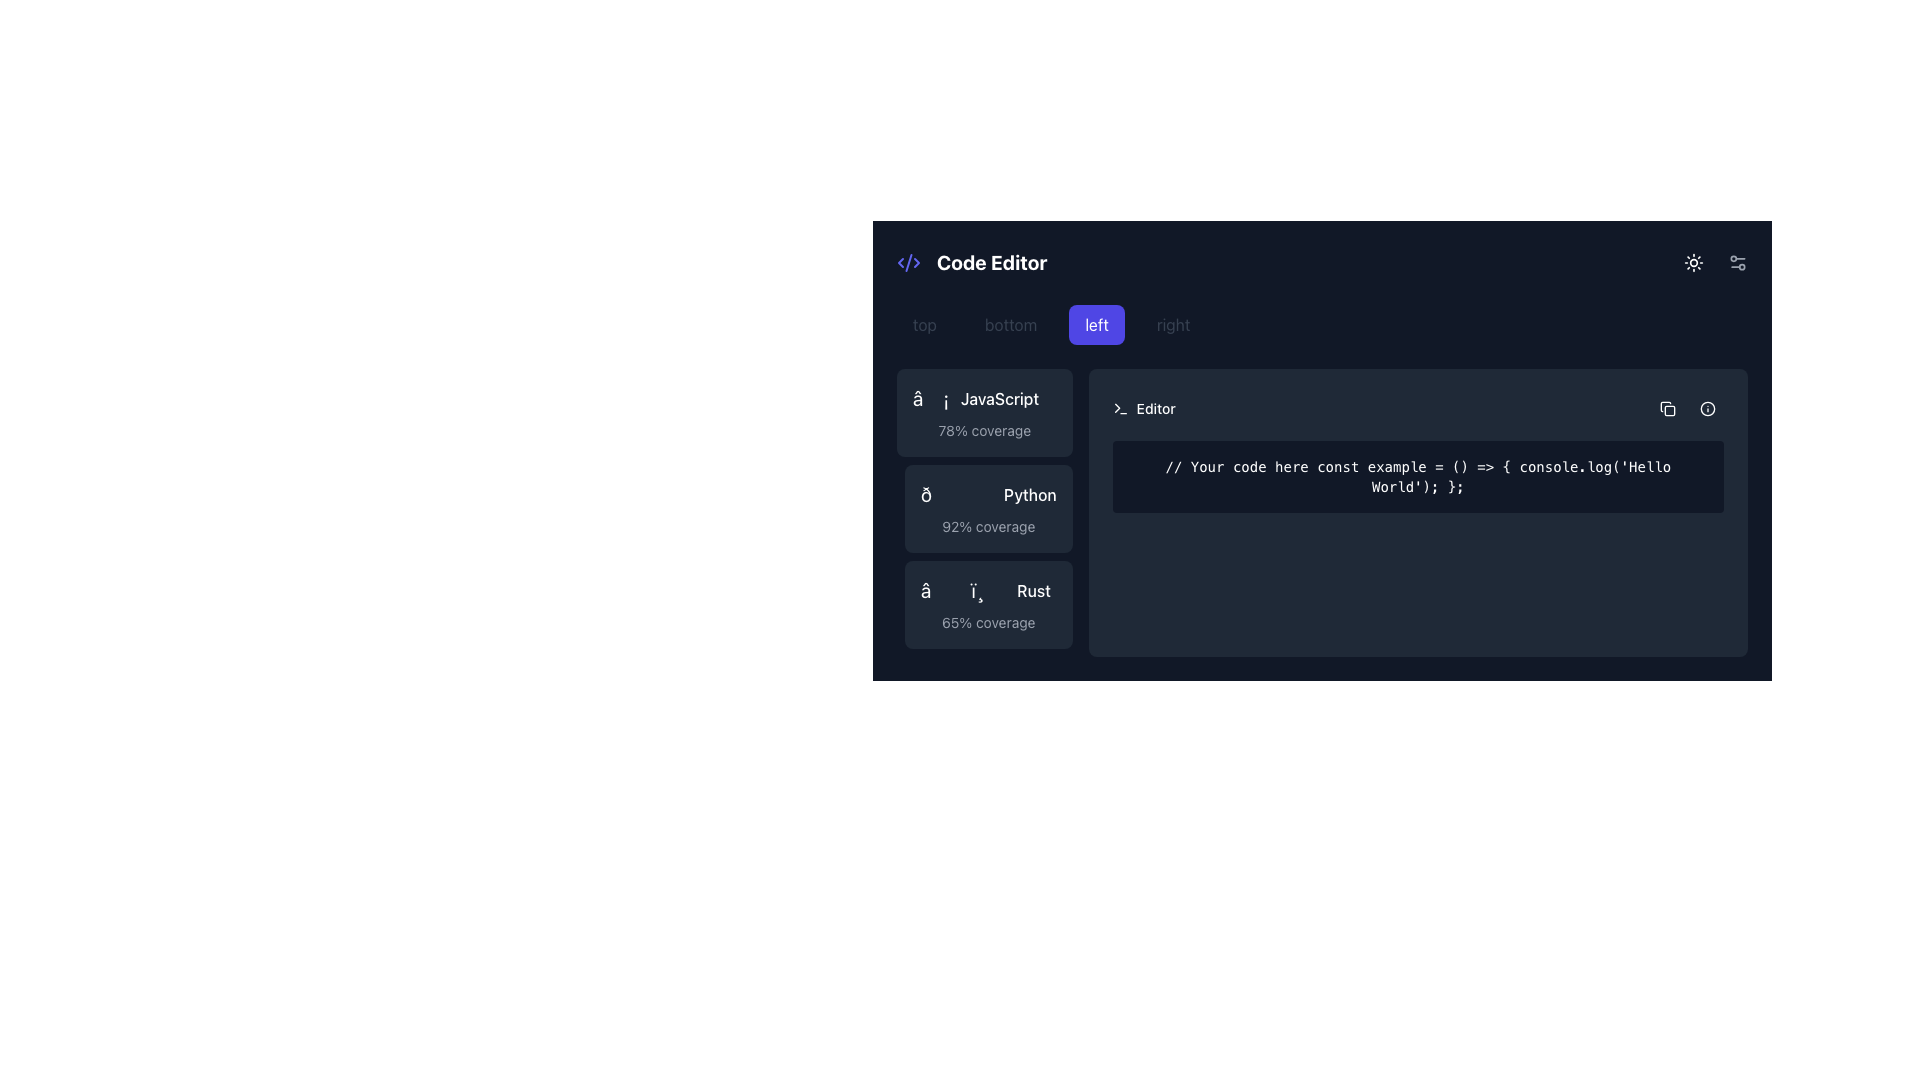  I want to click on the appearance of the large-sized white emoji styled character resembling a snake, which is positioned immediately to the left of the text 'Python' in the left column, so click(955, 494).